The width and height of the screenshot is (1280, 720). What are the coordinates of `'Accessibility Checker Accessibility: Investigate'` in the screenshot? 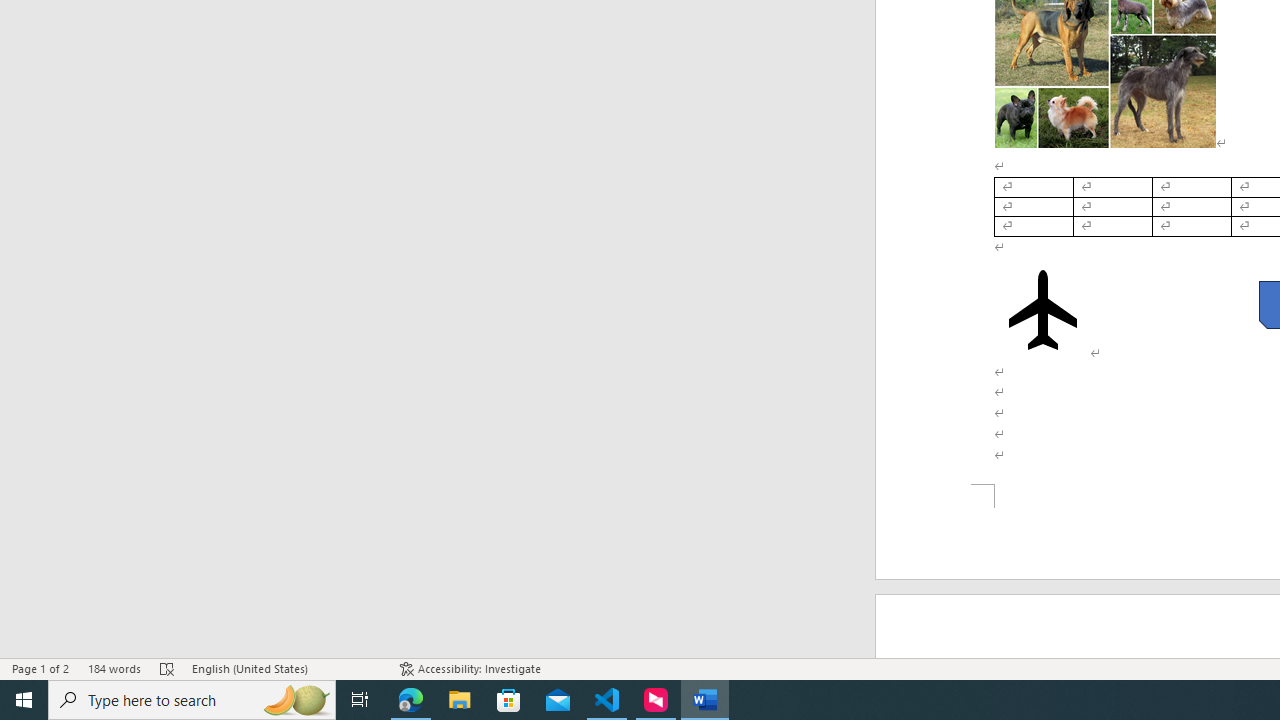 It's located at (469, 669).